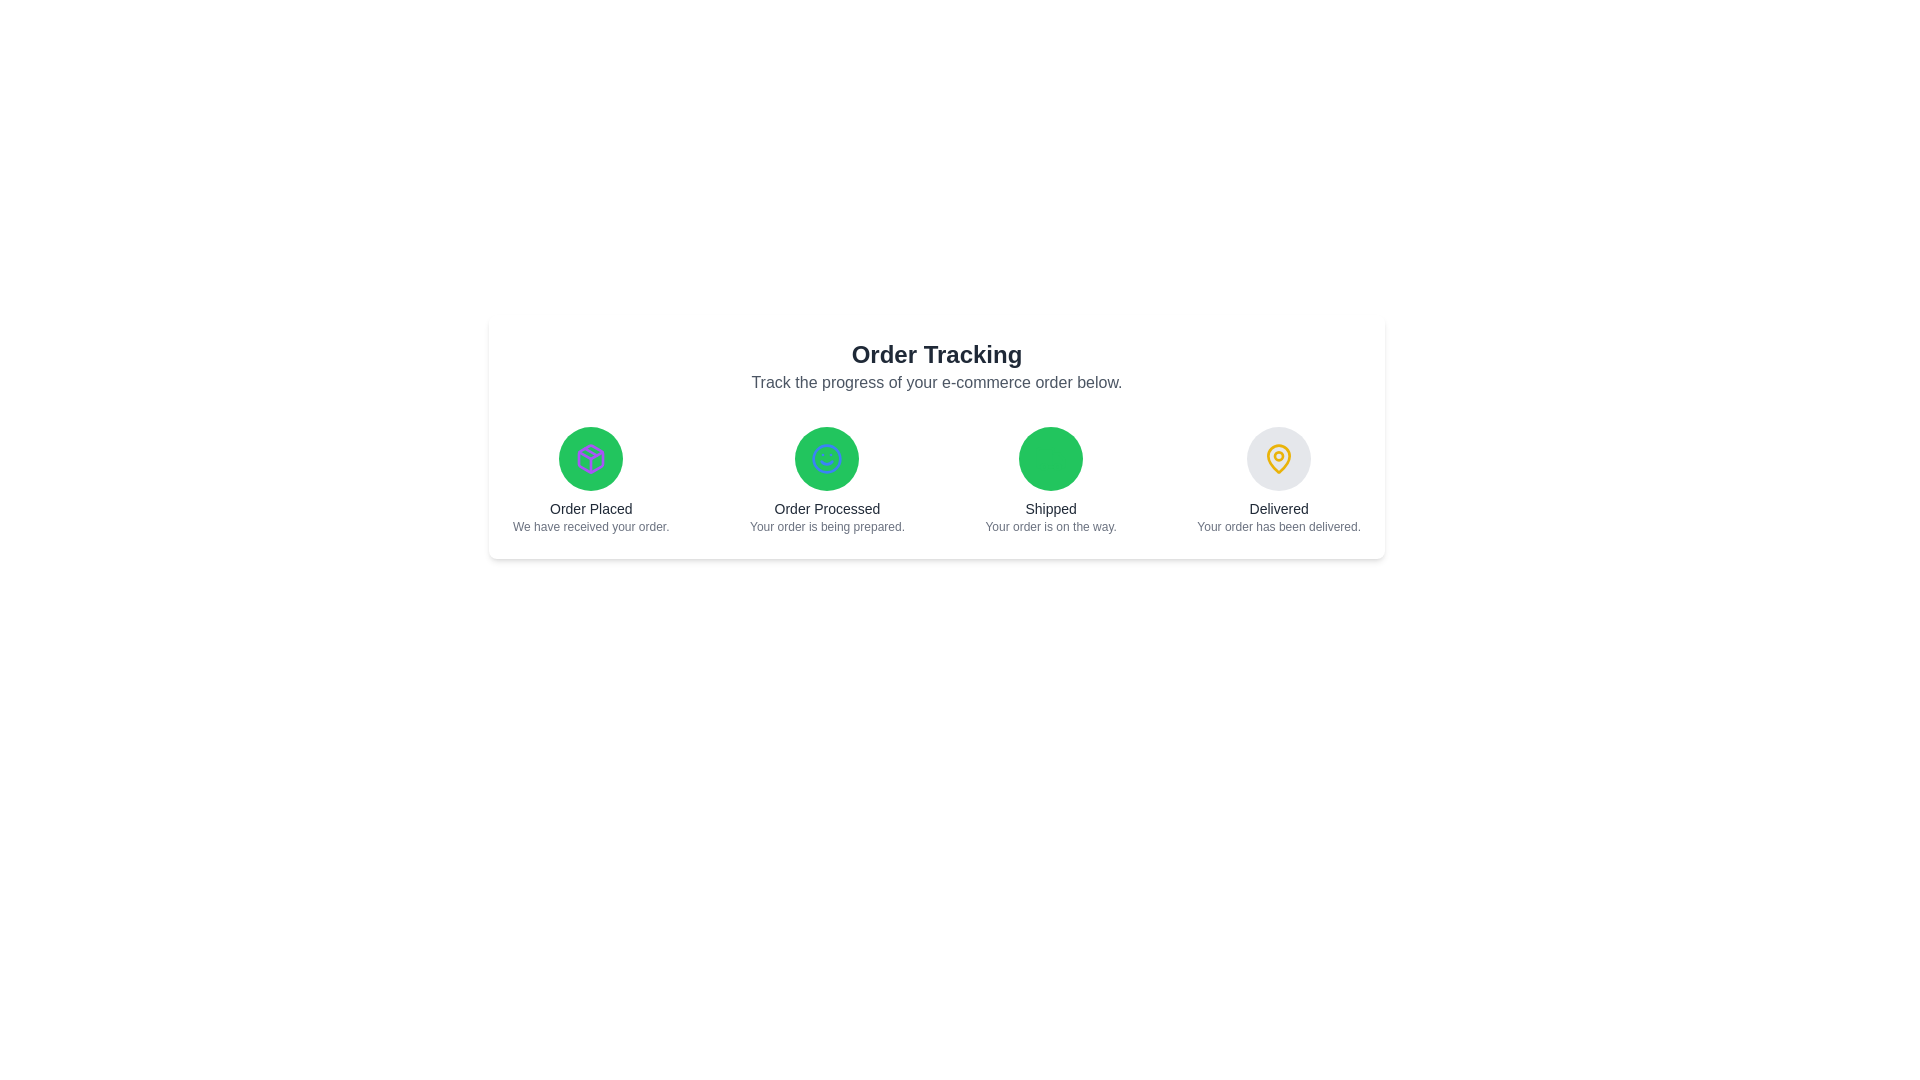 The height and width of the screenshot is (1080, 1920). Describe the element at coordinates (1278, 459) in the screenshot. I see `the yellow map pin icon located within a circular gray background, positioned near the 'Delivered' label in the user interface, which is the fourth icon in the sequence of order tracking stages` at that location.